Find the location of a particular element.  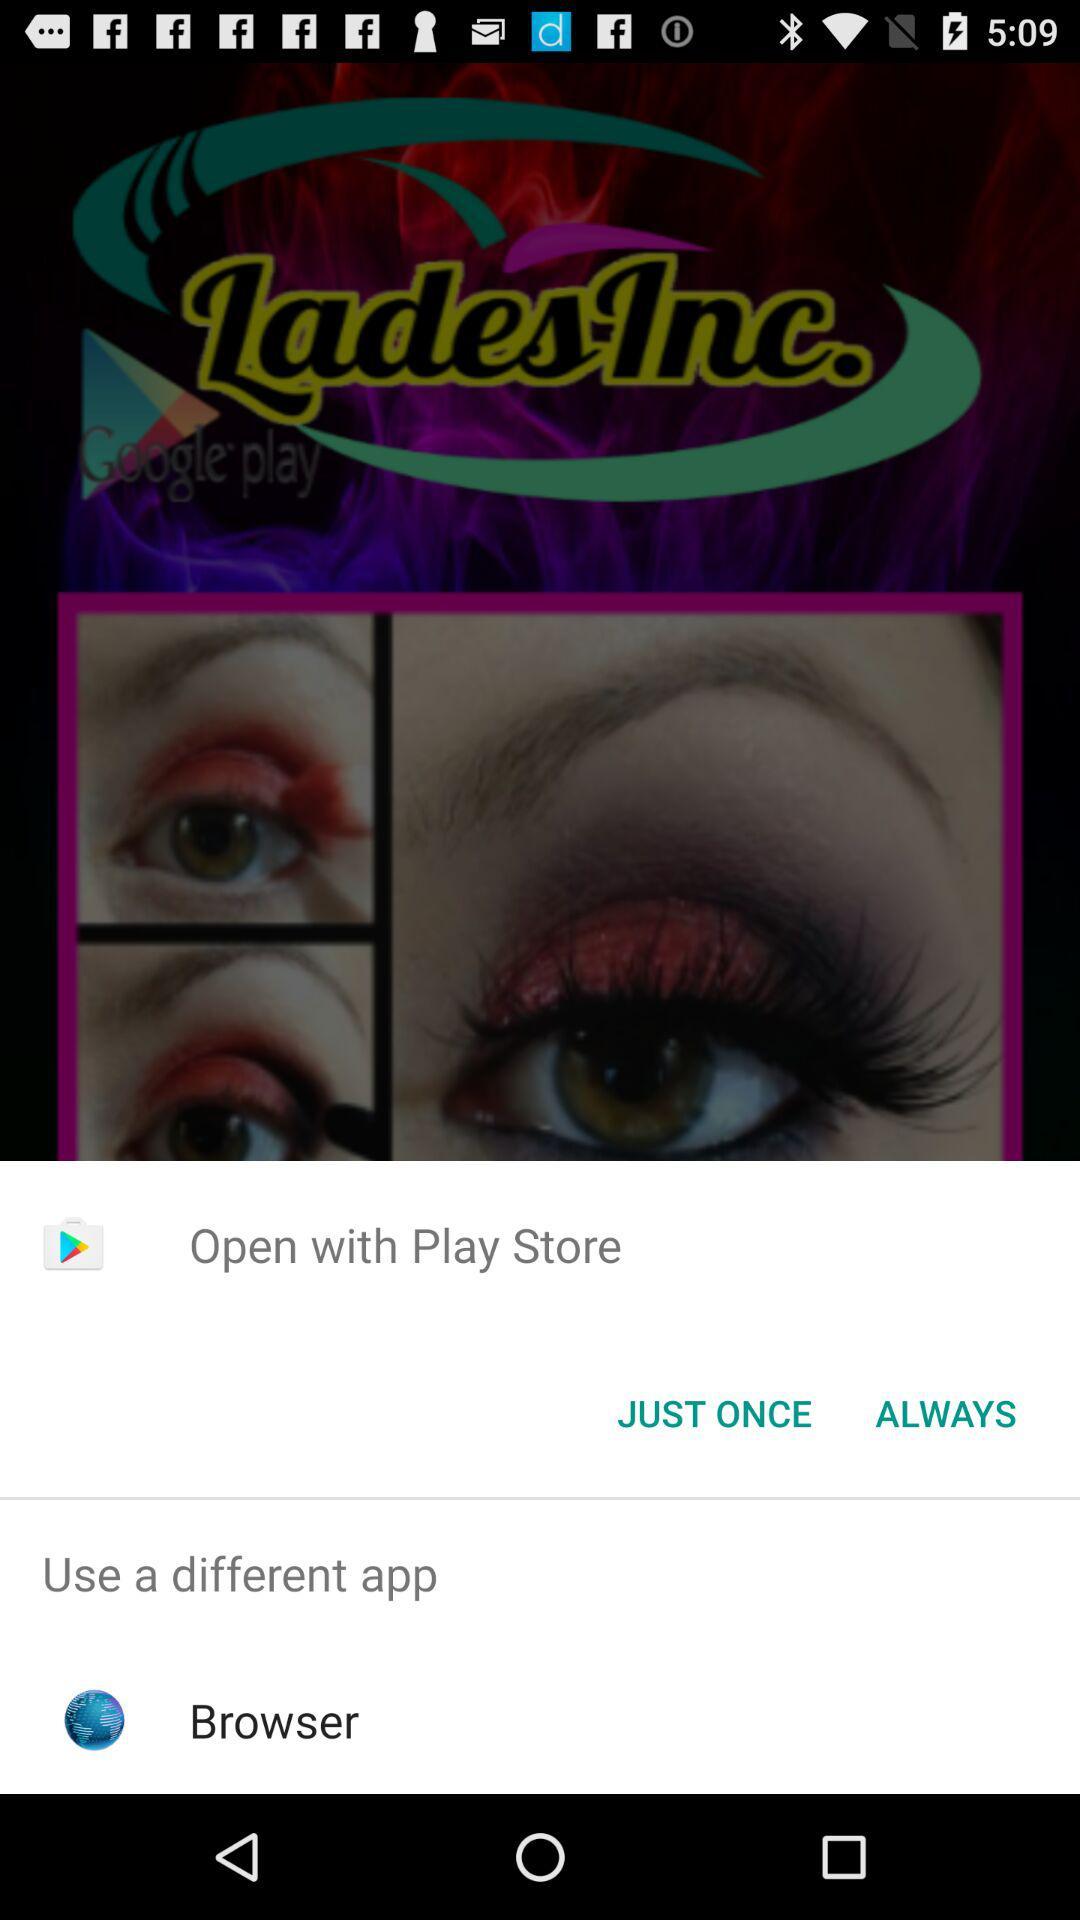

browser item is located at coordinates (274, 1719).